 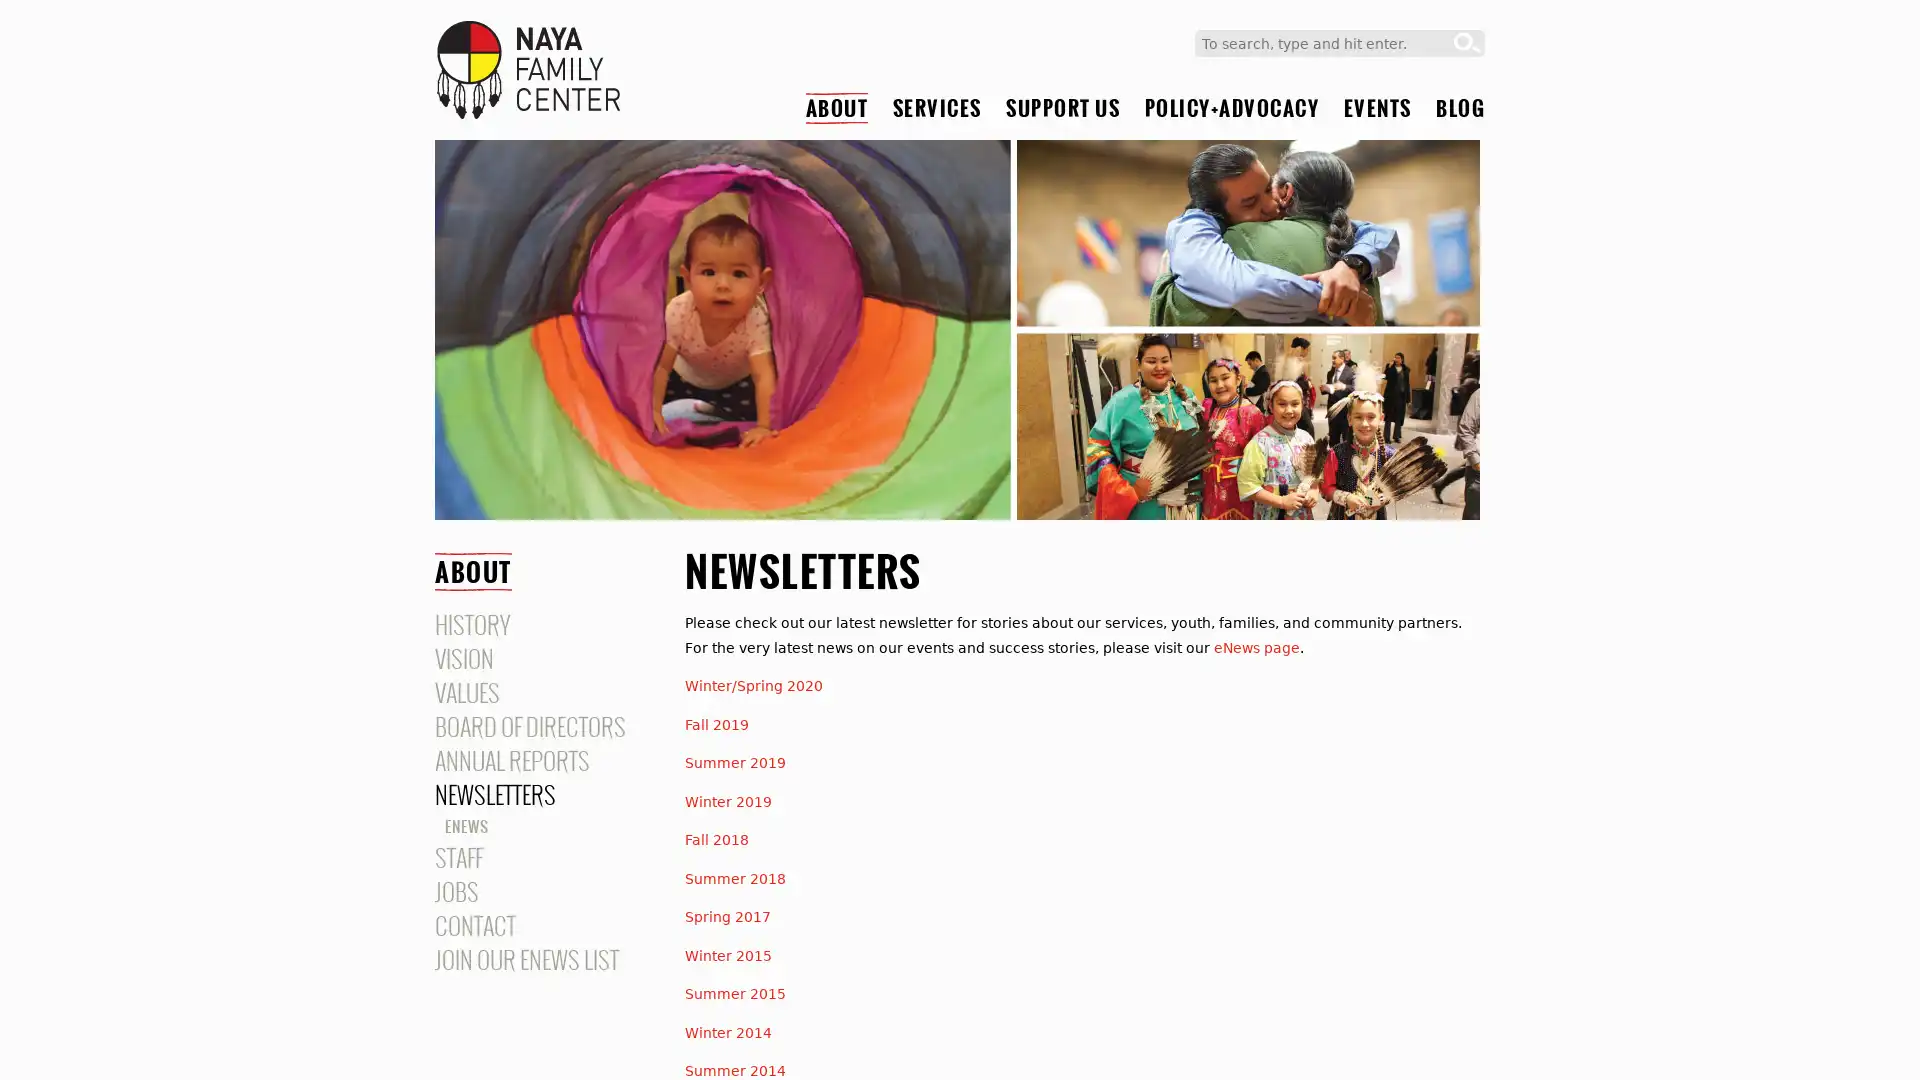 What do you see at coordinates (1467, 43) in the screenshot?
I see `Search` at bounding box center [1467, 43].